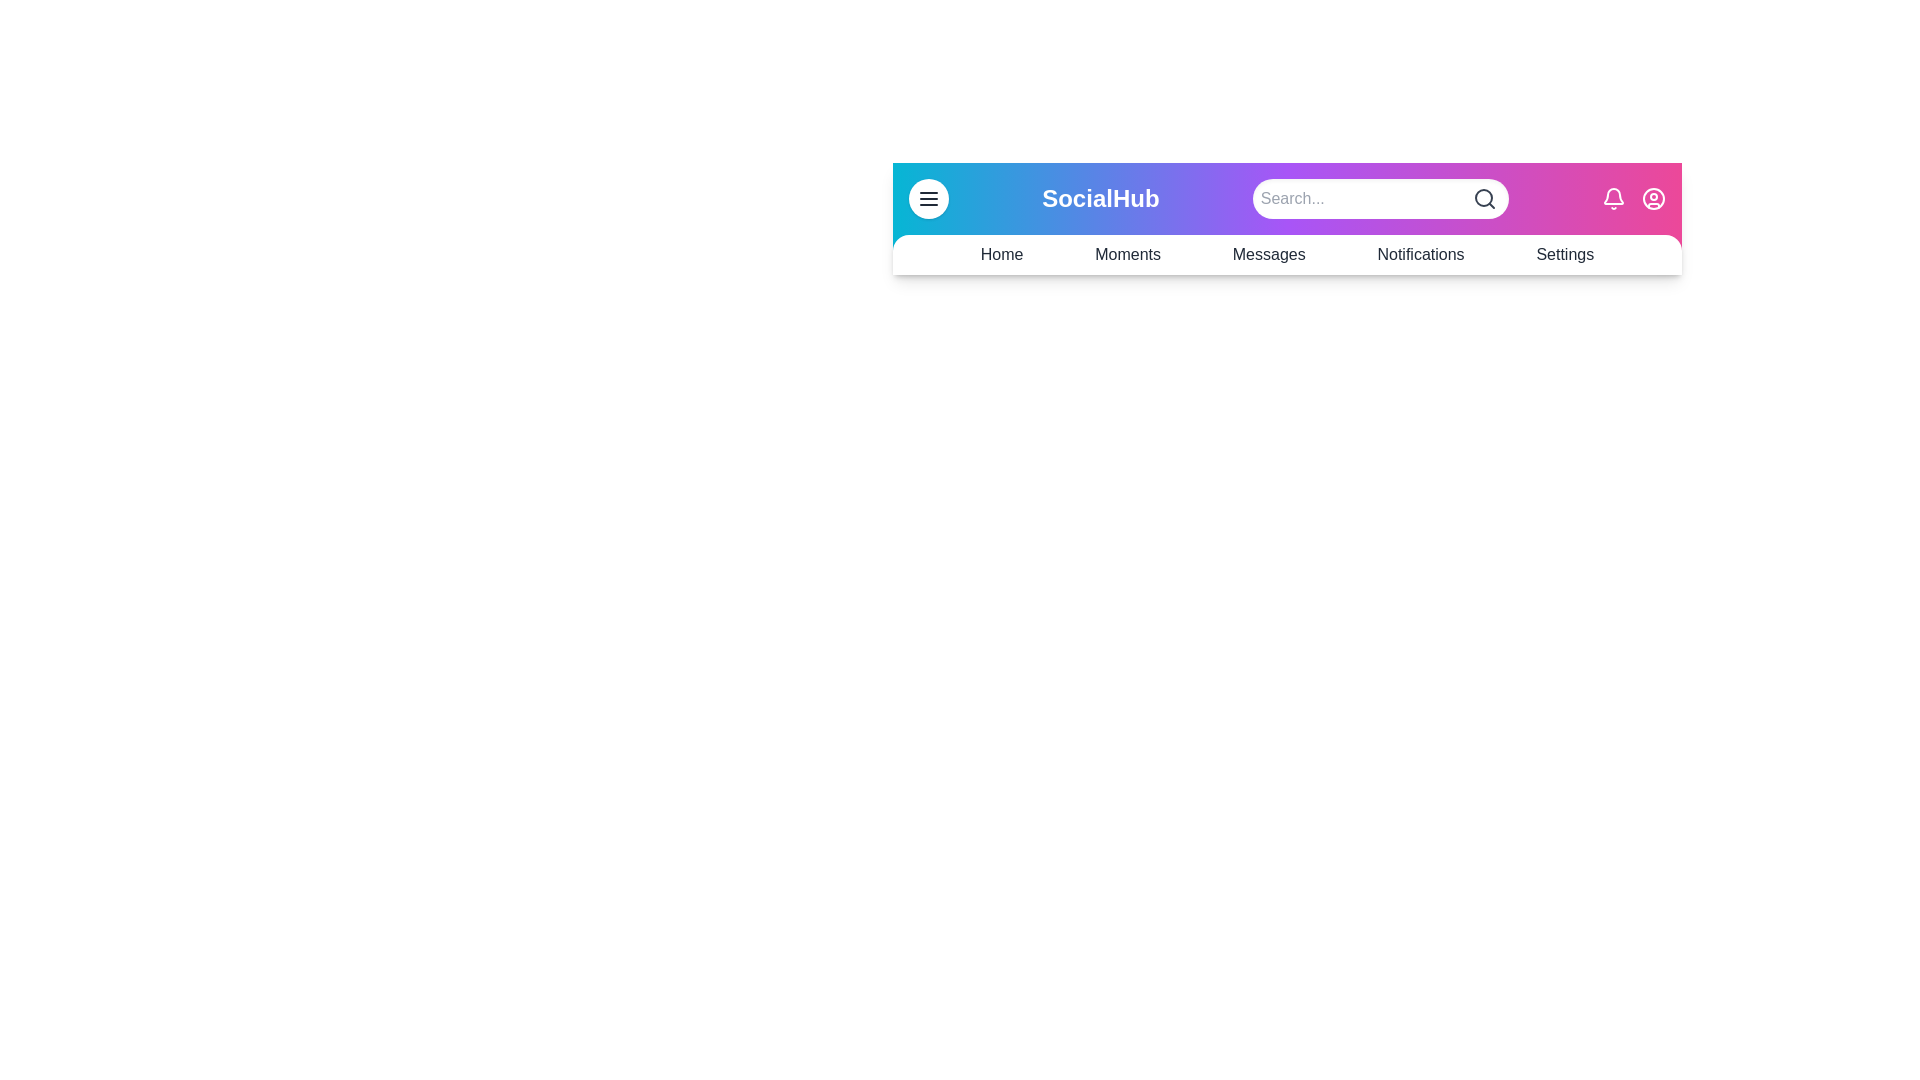 This screenshot has height=1080, width=1920. I want to click on the search bar and type the text 'example', so click(1379, 199).